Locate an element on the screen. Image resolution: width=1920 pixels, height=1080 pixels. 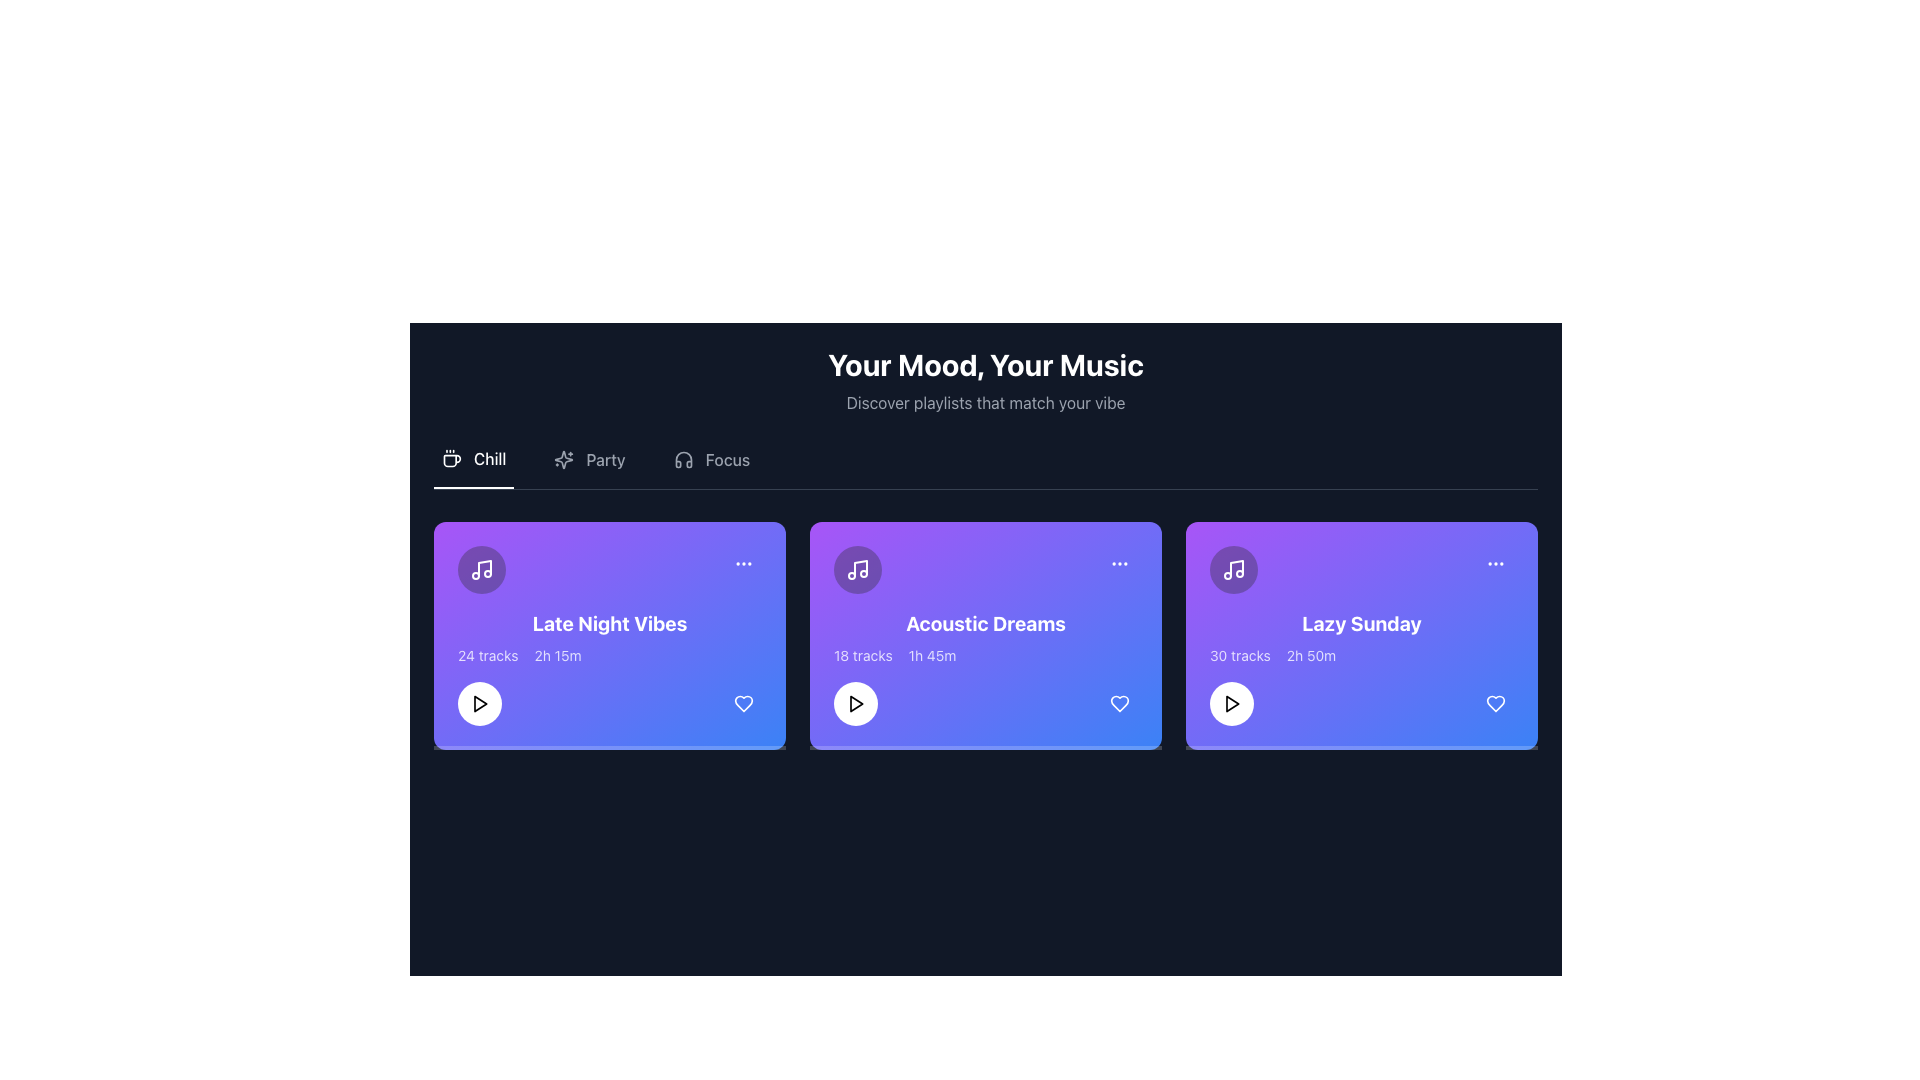
the Focus mode icon located in the top center menu bar, which visually indicates the Focus mode option among other similar icons is located at coordinates (683, 459).